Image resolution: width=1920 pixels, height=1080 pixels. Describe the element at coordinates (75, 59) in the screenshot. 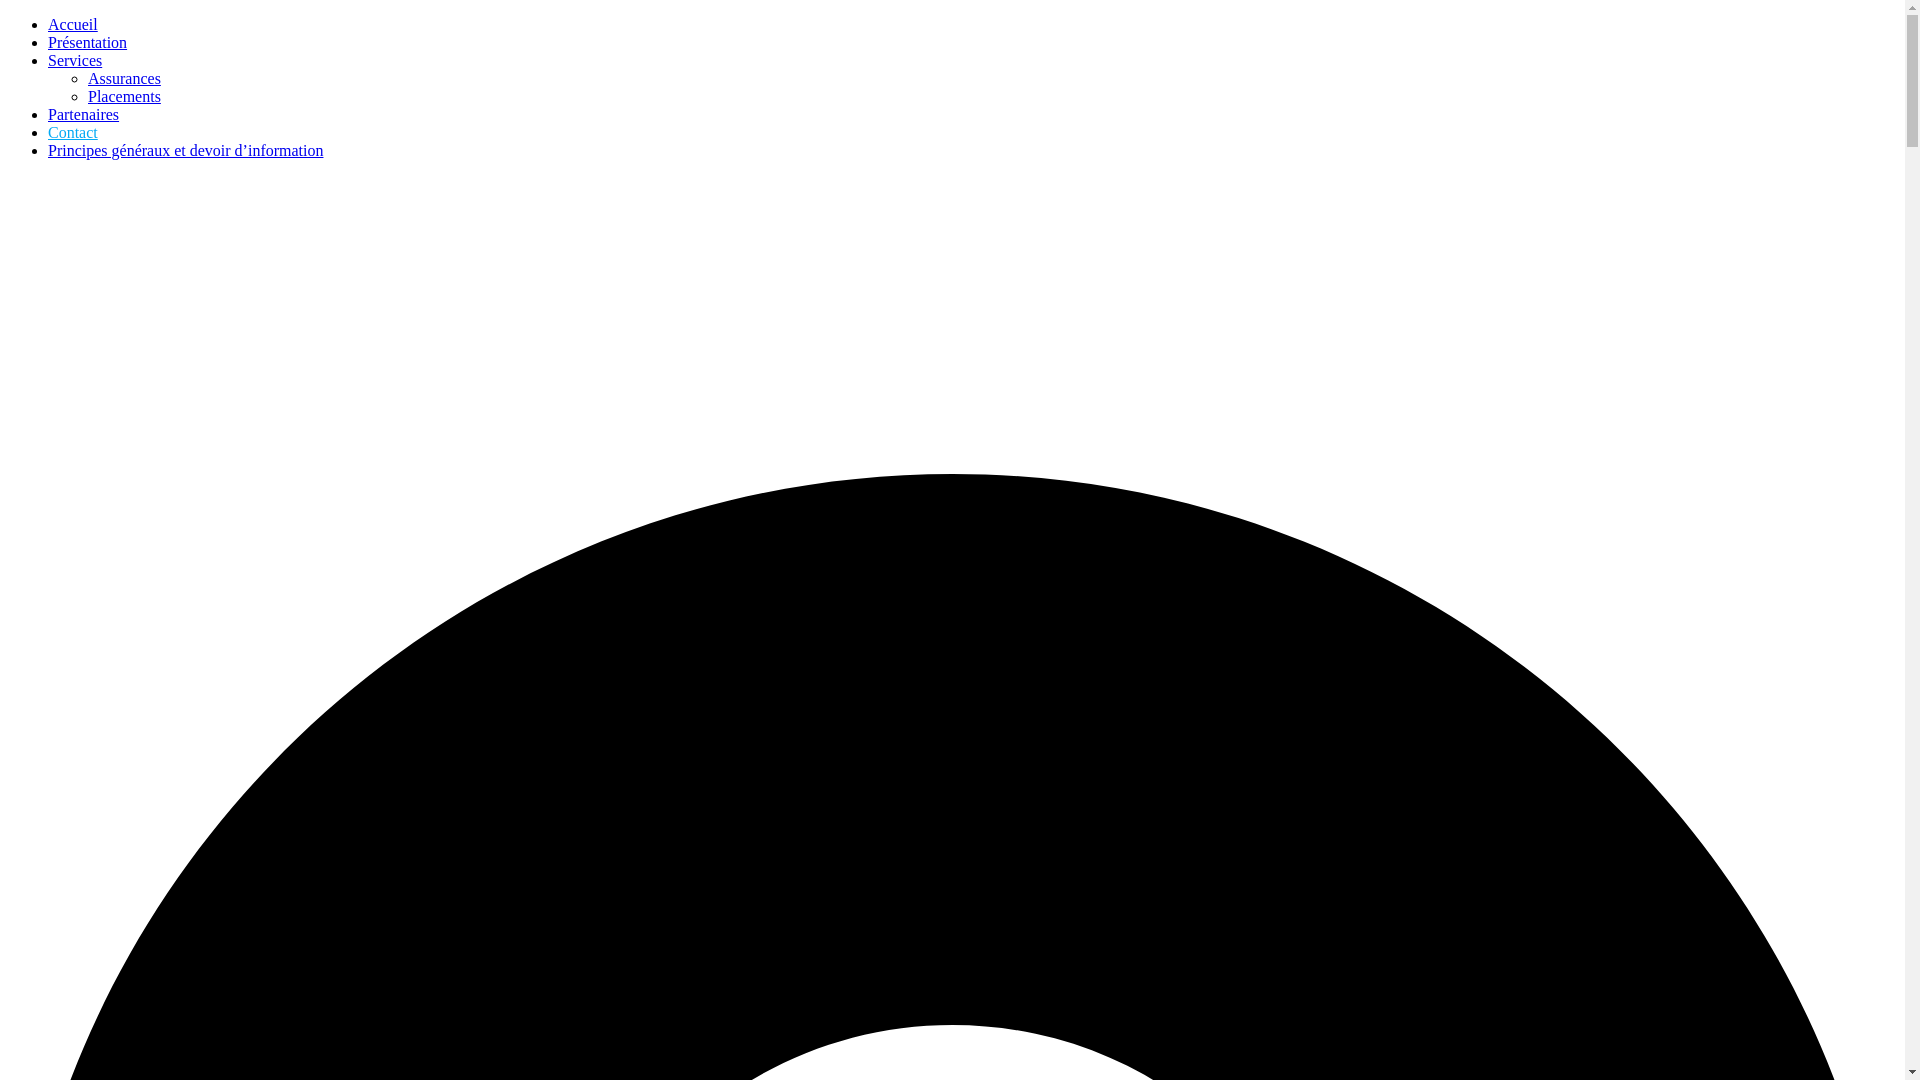

I see `'Services'` at that location.